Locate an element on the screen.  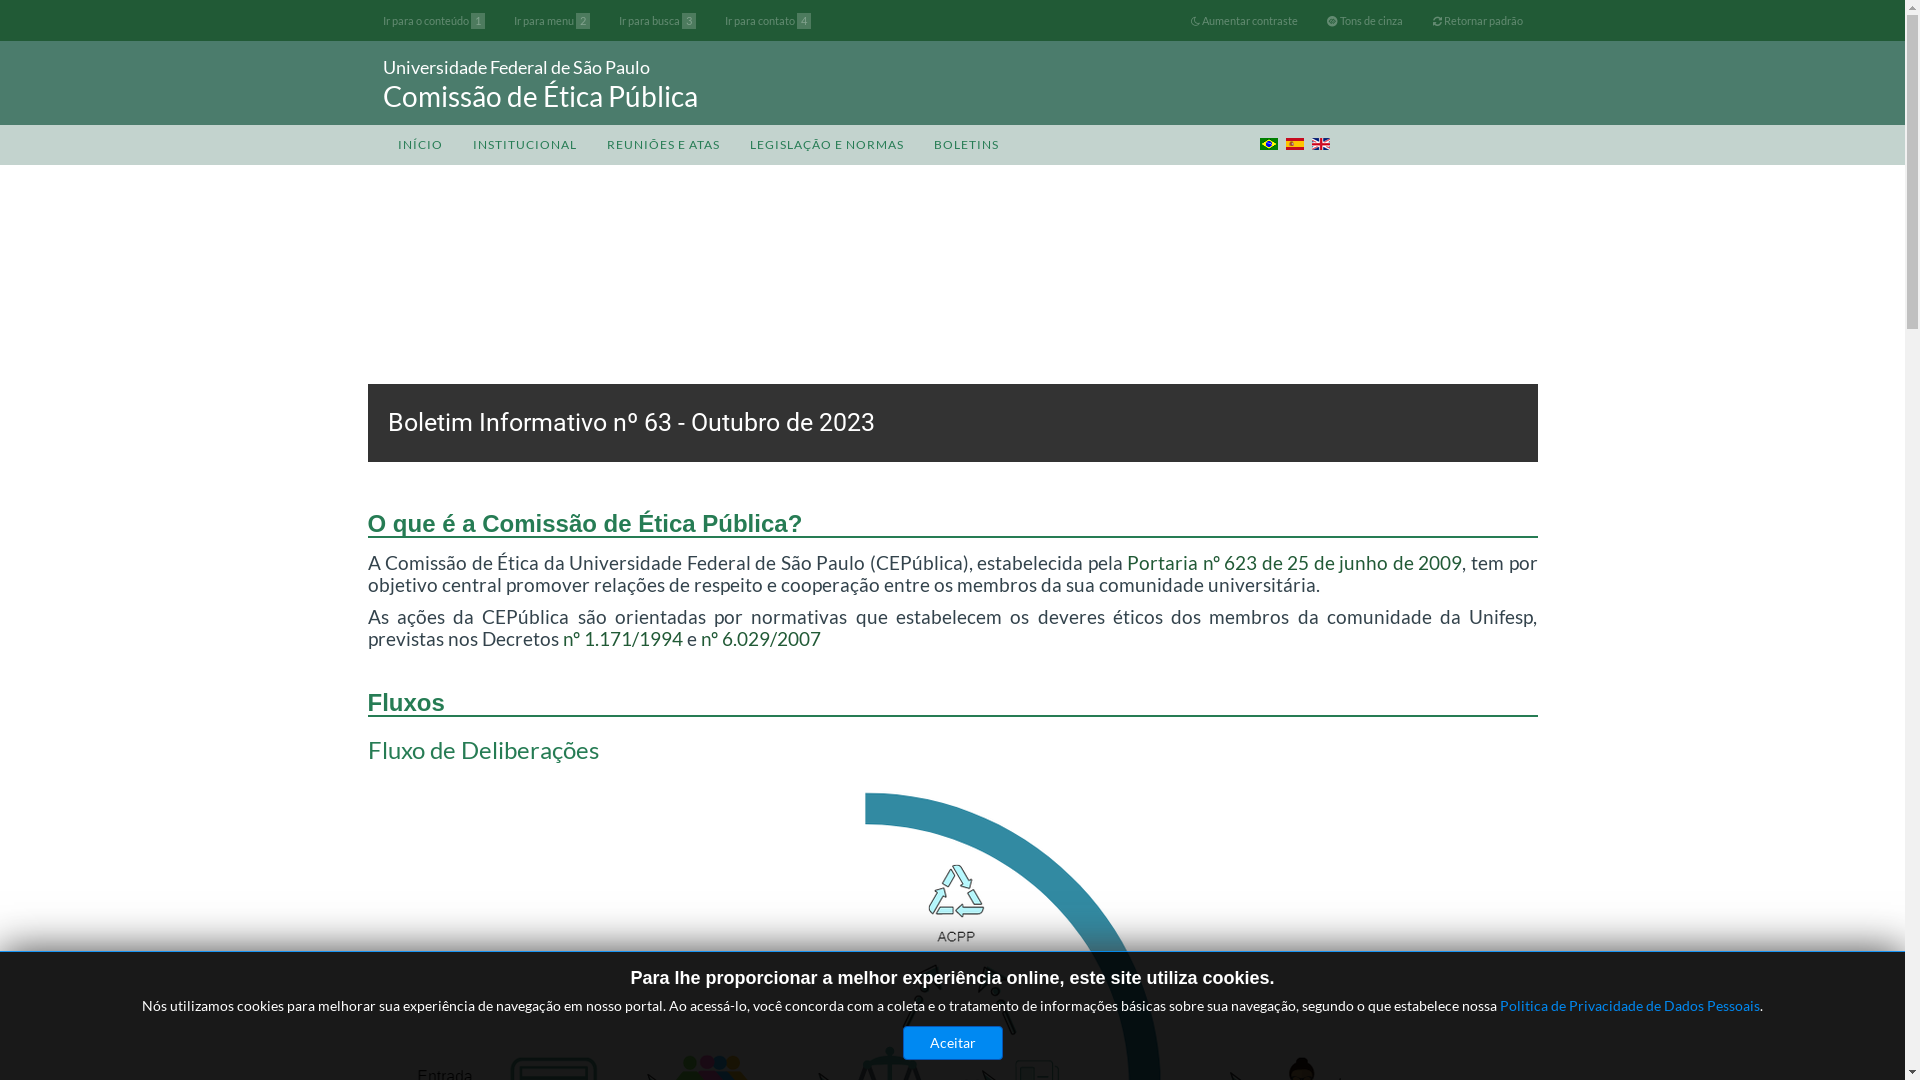
'Ir para busca 3' is located at coordinates (618, 20).